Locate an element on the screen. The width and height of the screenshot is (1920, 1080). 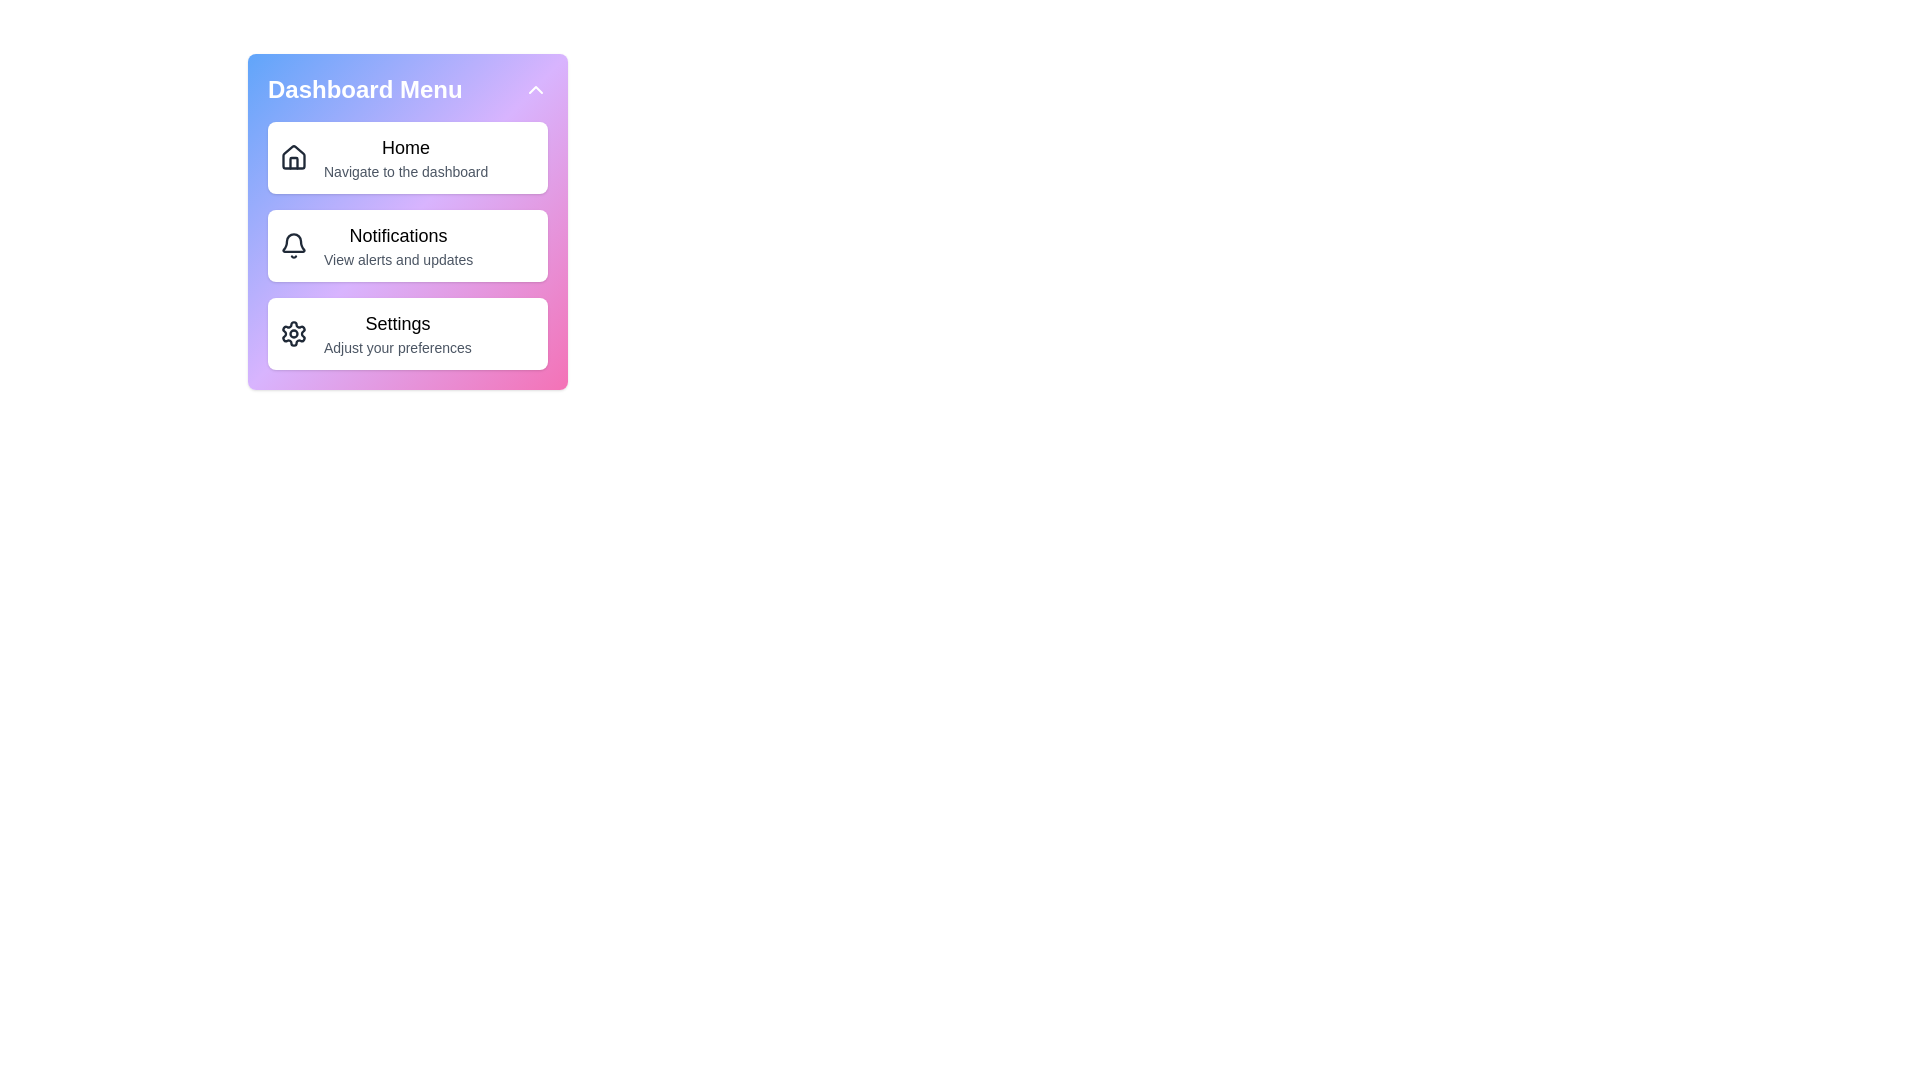
the menu item Notifications to navigate is located at coordinates (407, 245).